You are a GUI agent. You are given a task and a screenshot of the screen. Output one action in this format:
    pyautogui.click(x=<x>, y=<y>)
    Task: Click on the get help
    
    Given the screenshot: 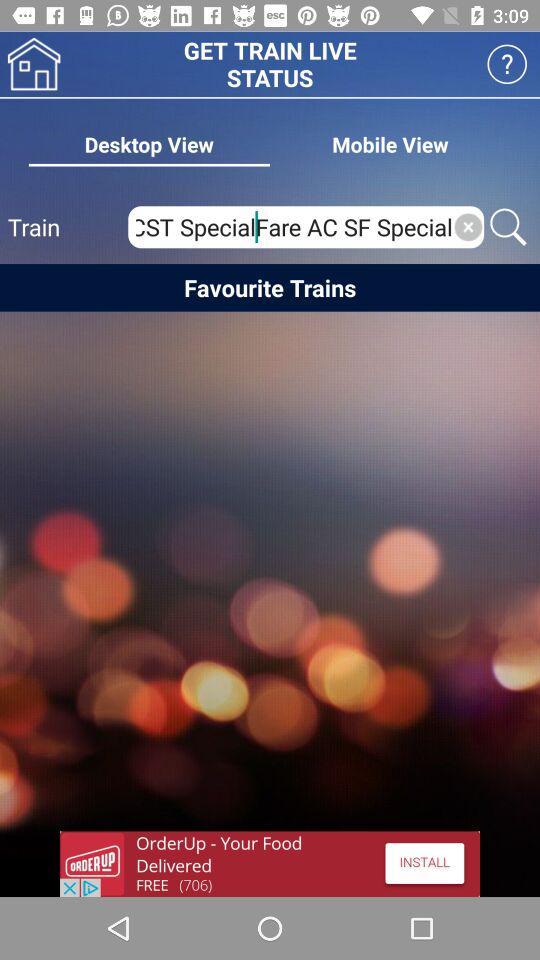 What is the action you would take?
    pyautogui.click(x=507, y=64)
    